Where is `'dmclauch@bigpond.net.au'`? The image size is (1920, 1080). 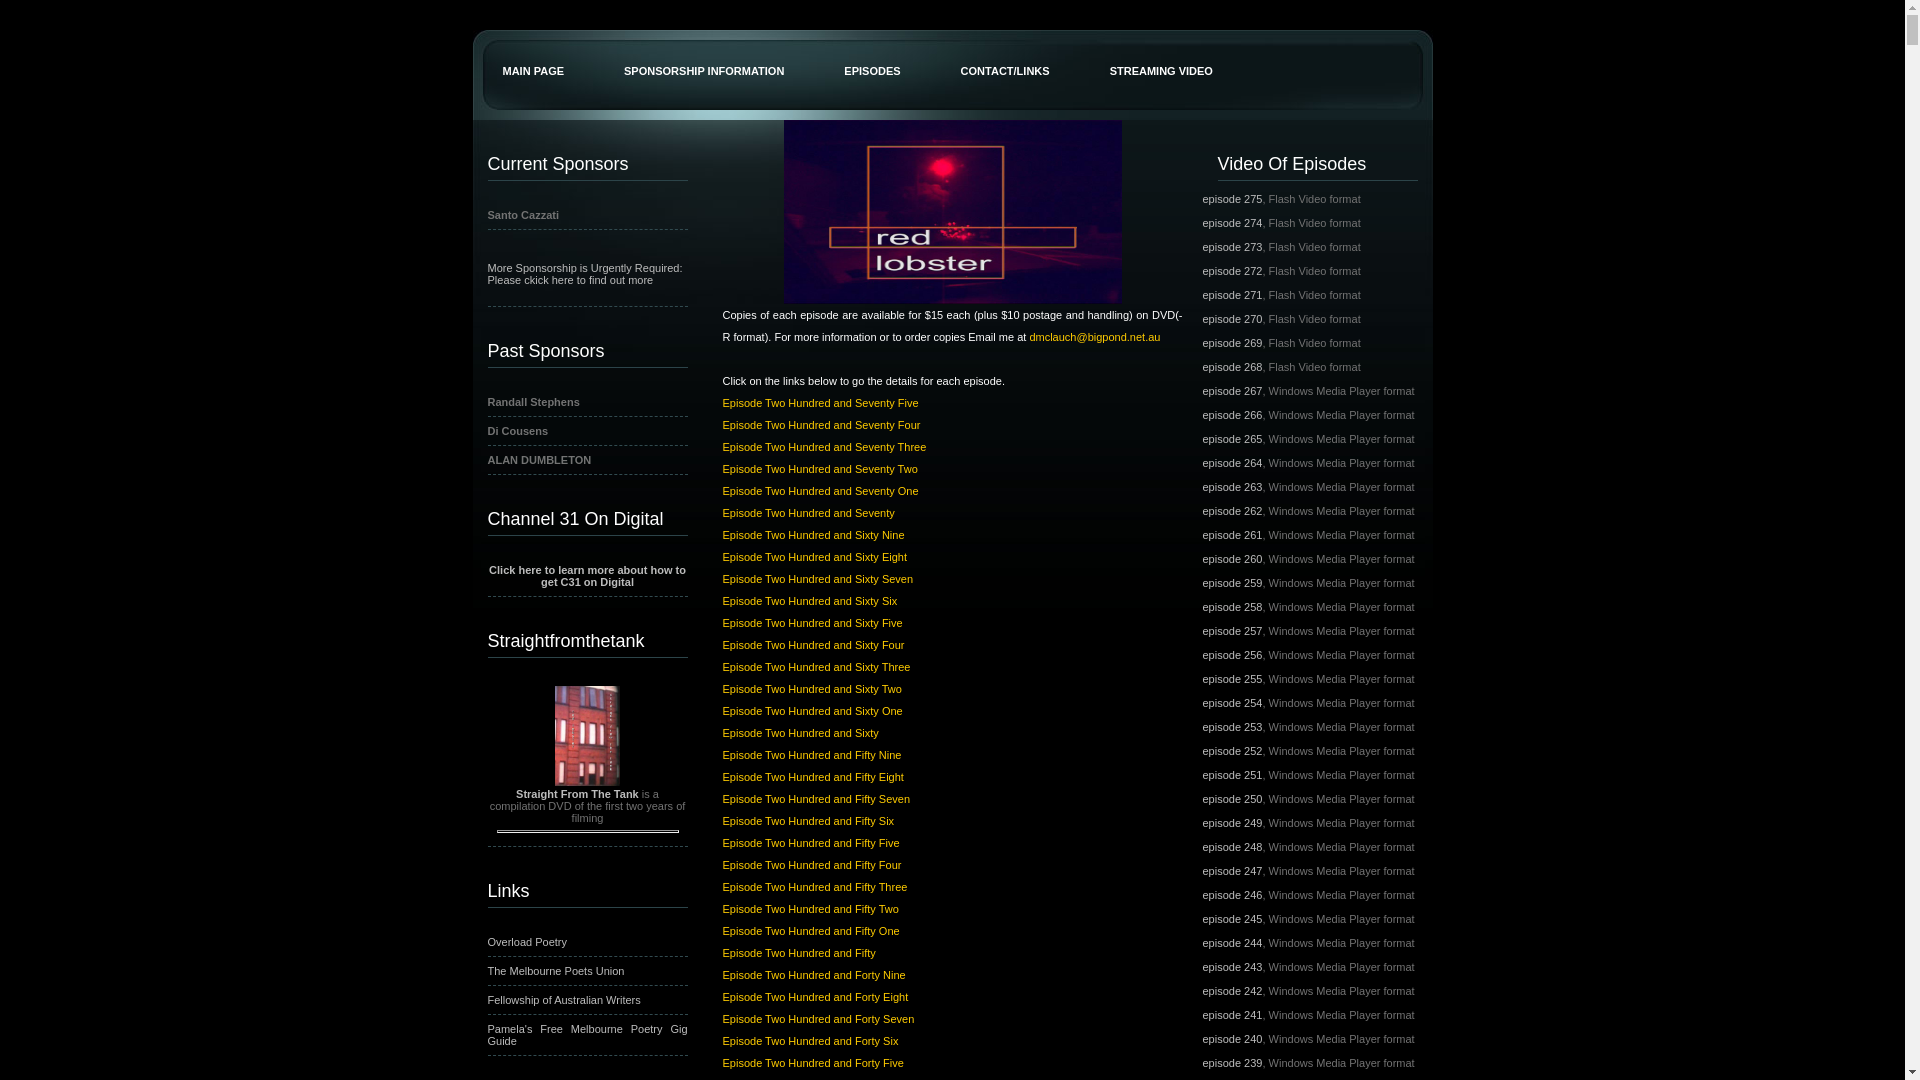
'dmclauch@bigpond.net.au' is located at coordinates (1093, 335).